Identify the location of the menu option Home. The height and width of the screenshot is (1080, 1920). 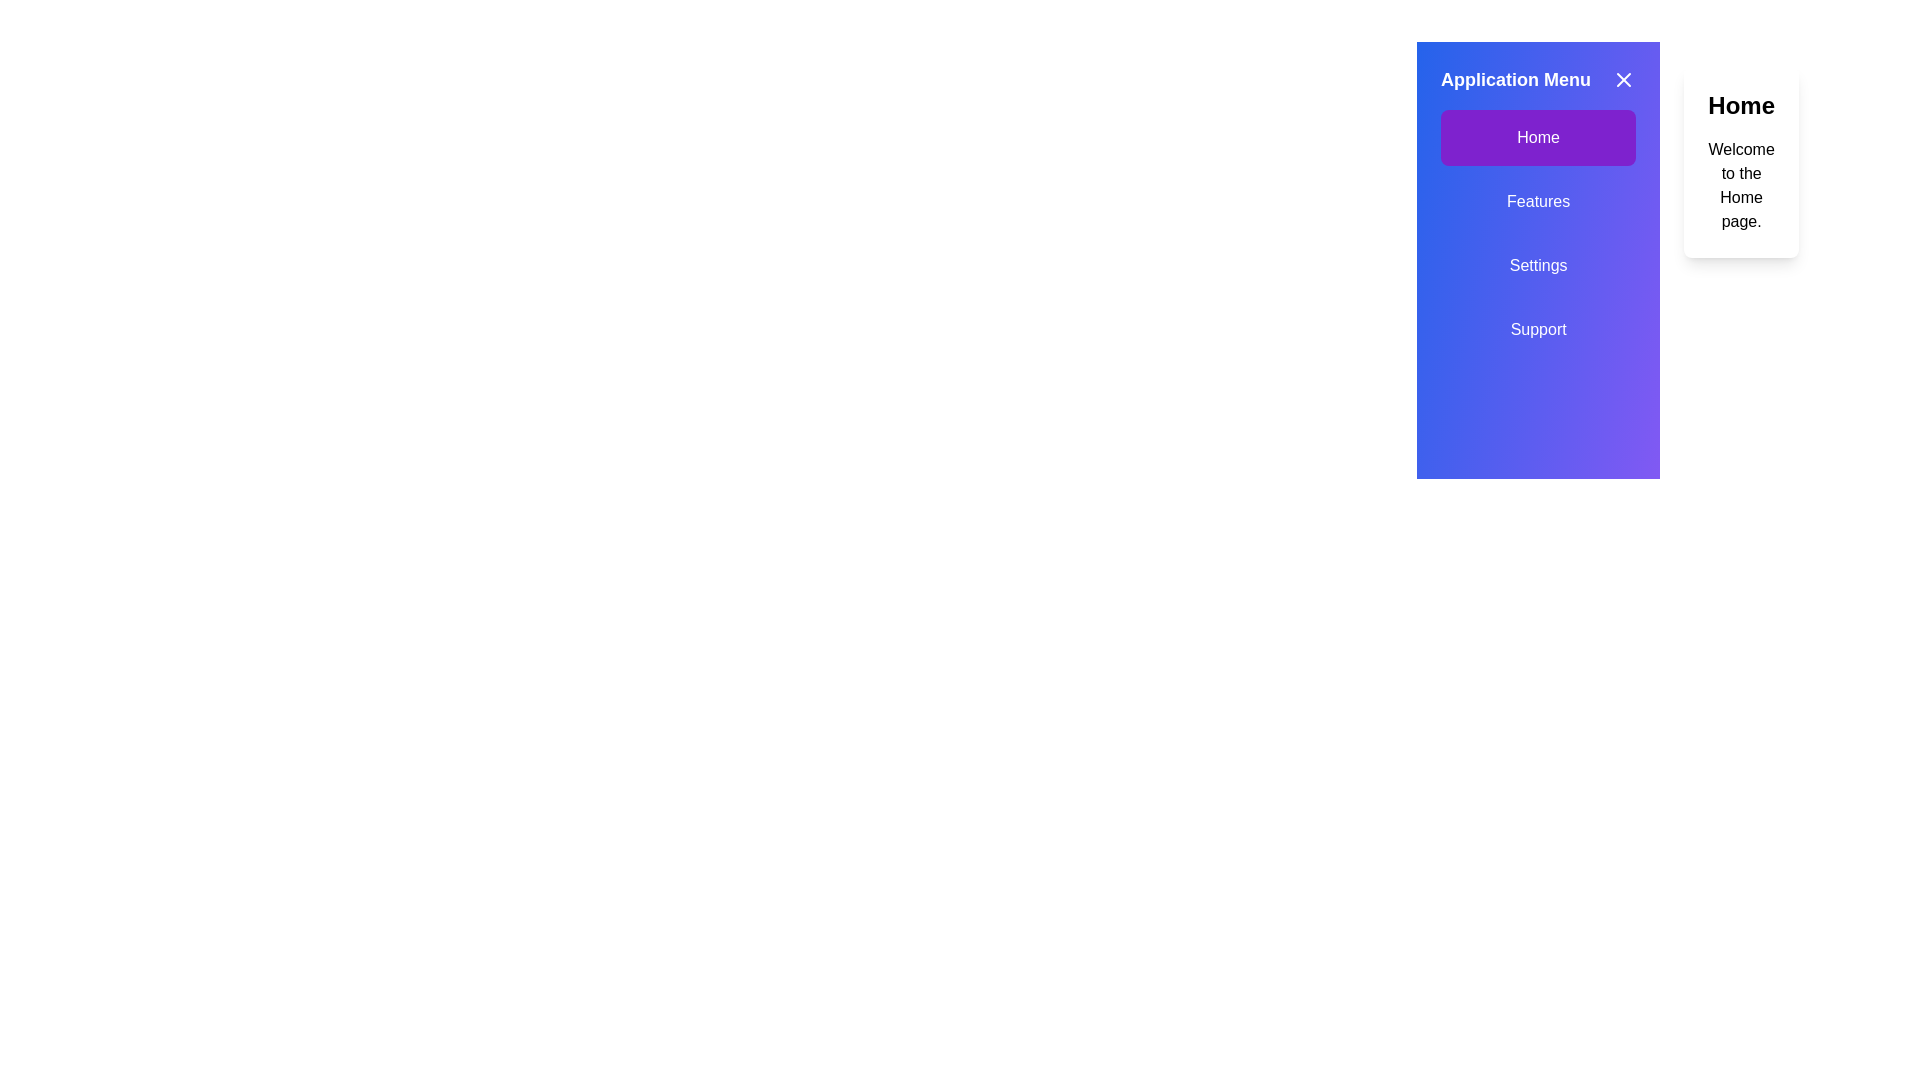
(1537, 137).